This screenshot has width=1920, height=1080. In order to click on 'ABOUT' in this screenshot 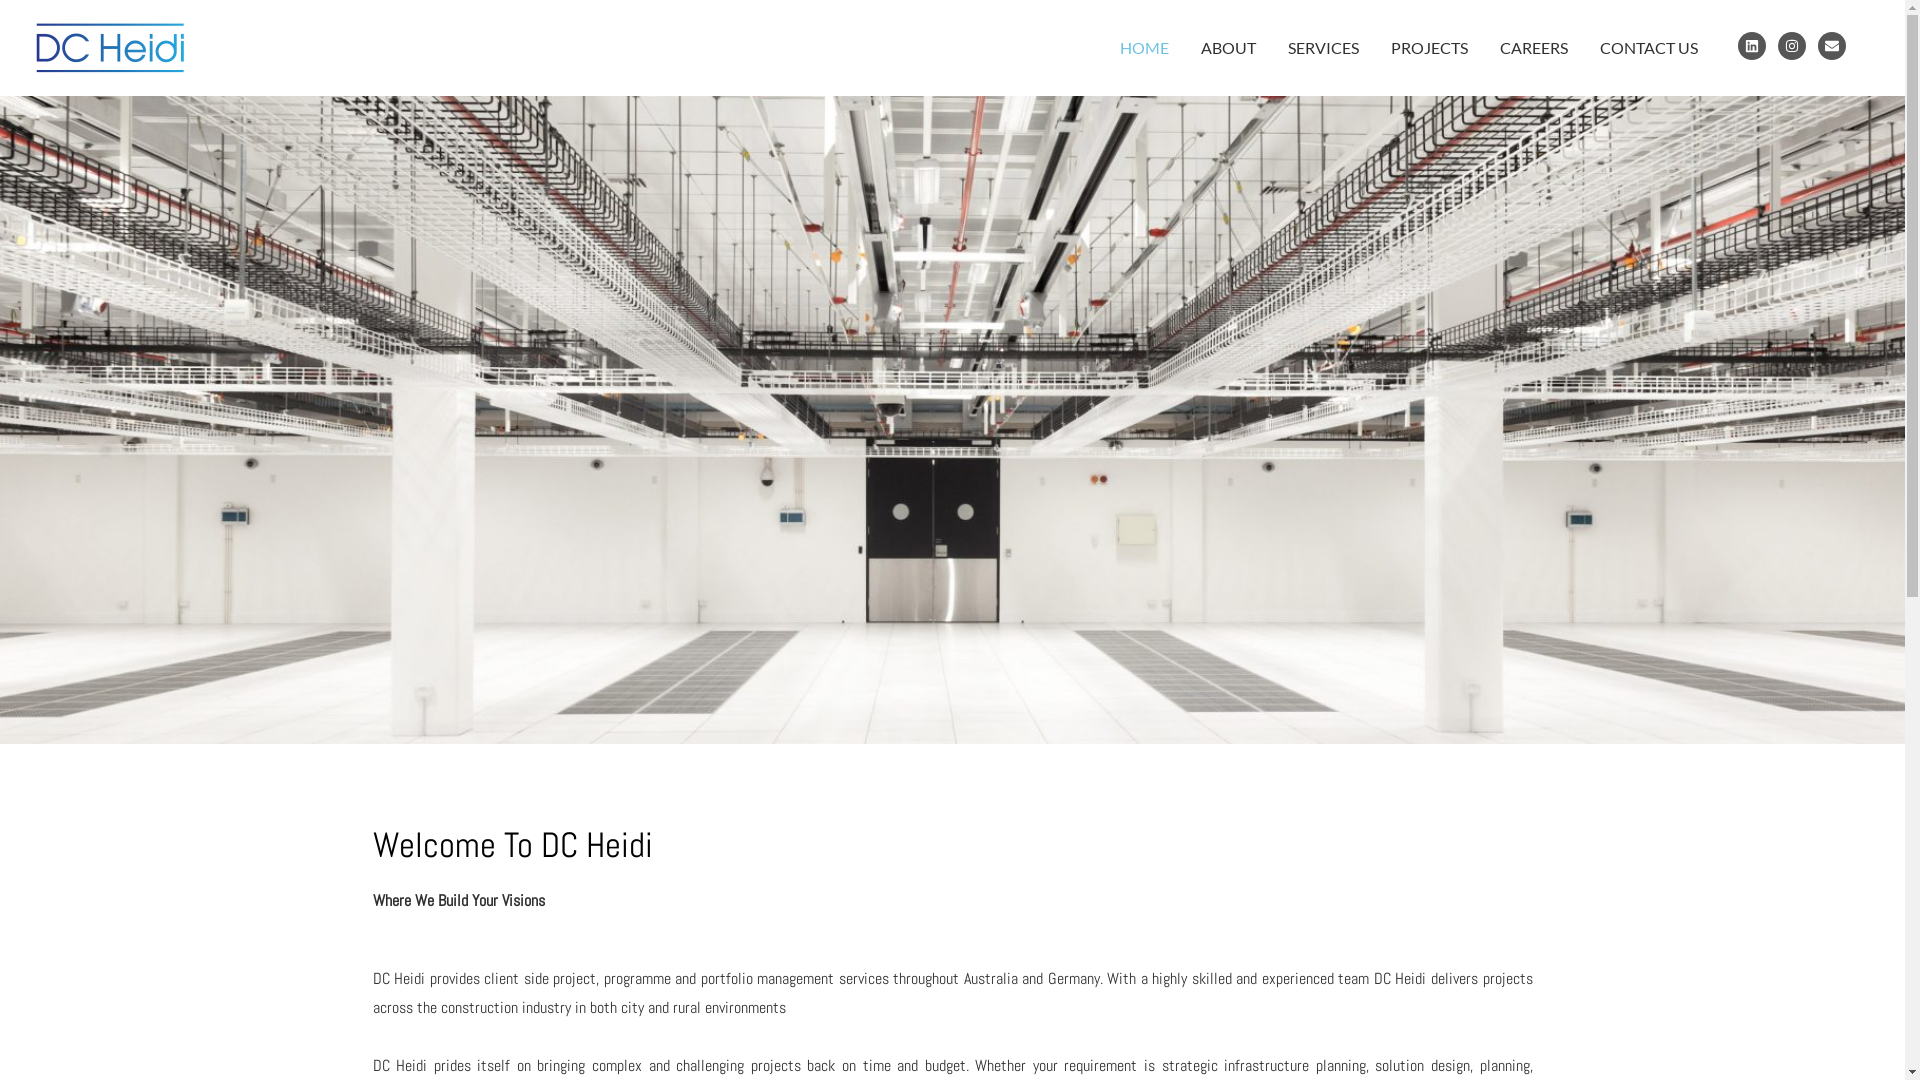, I will do `click(1185, 46)`.